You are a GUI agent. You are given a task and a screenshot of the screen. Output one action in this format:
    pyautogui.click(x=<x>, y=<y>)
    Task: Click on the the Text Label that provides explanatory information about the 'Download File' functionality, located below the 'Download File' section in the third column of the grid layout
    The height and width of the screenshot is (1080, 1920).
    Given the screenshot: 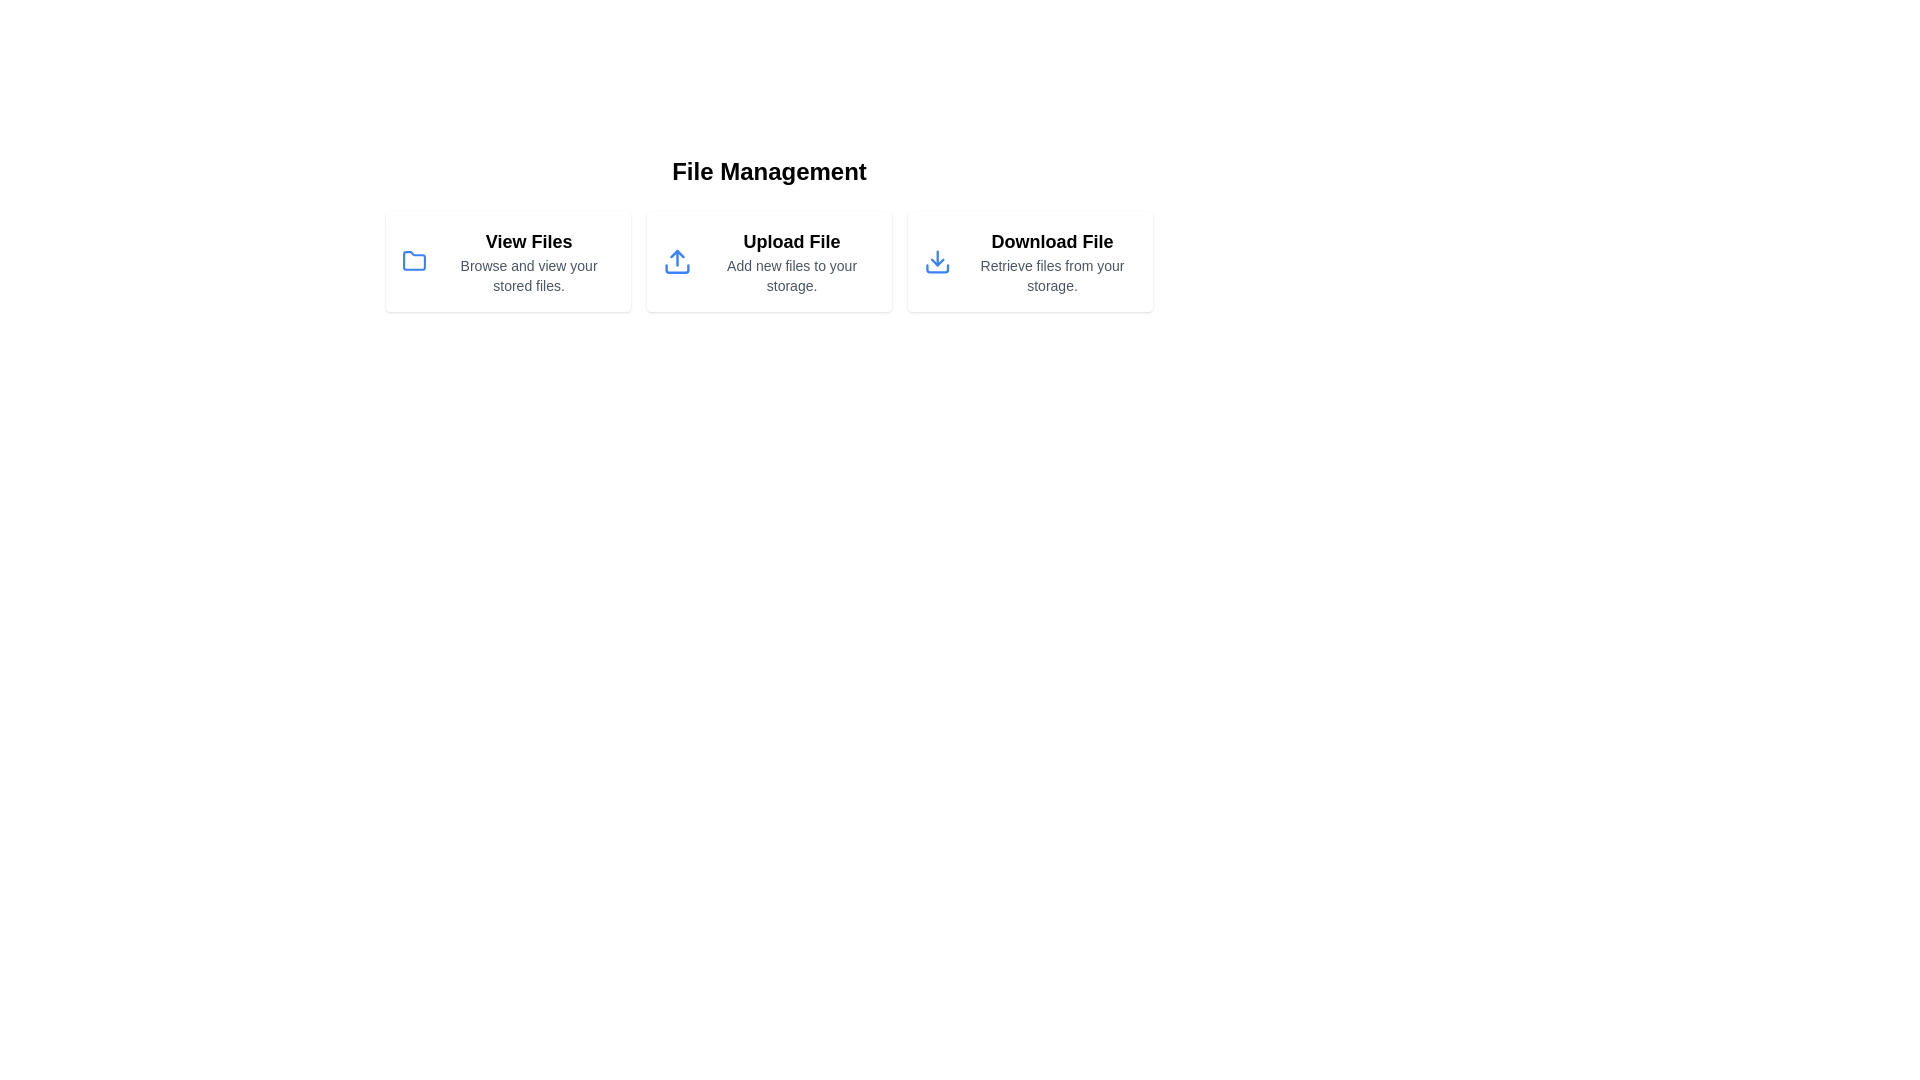 What is the action you would take?
    pyautogui.click(x=1051, y=276)
    